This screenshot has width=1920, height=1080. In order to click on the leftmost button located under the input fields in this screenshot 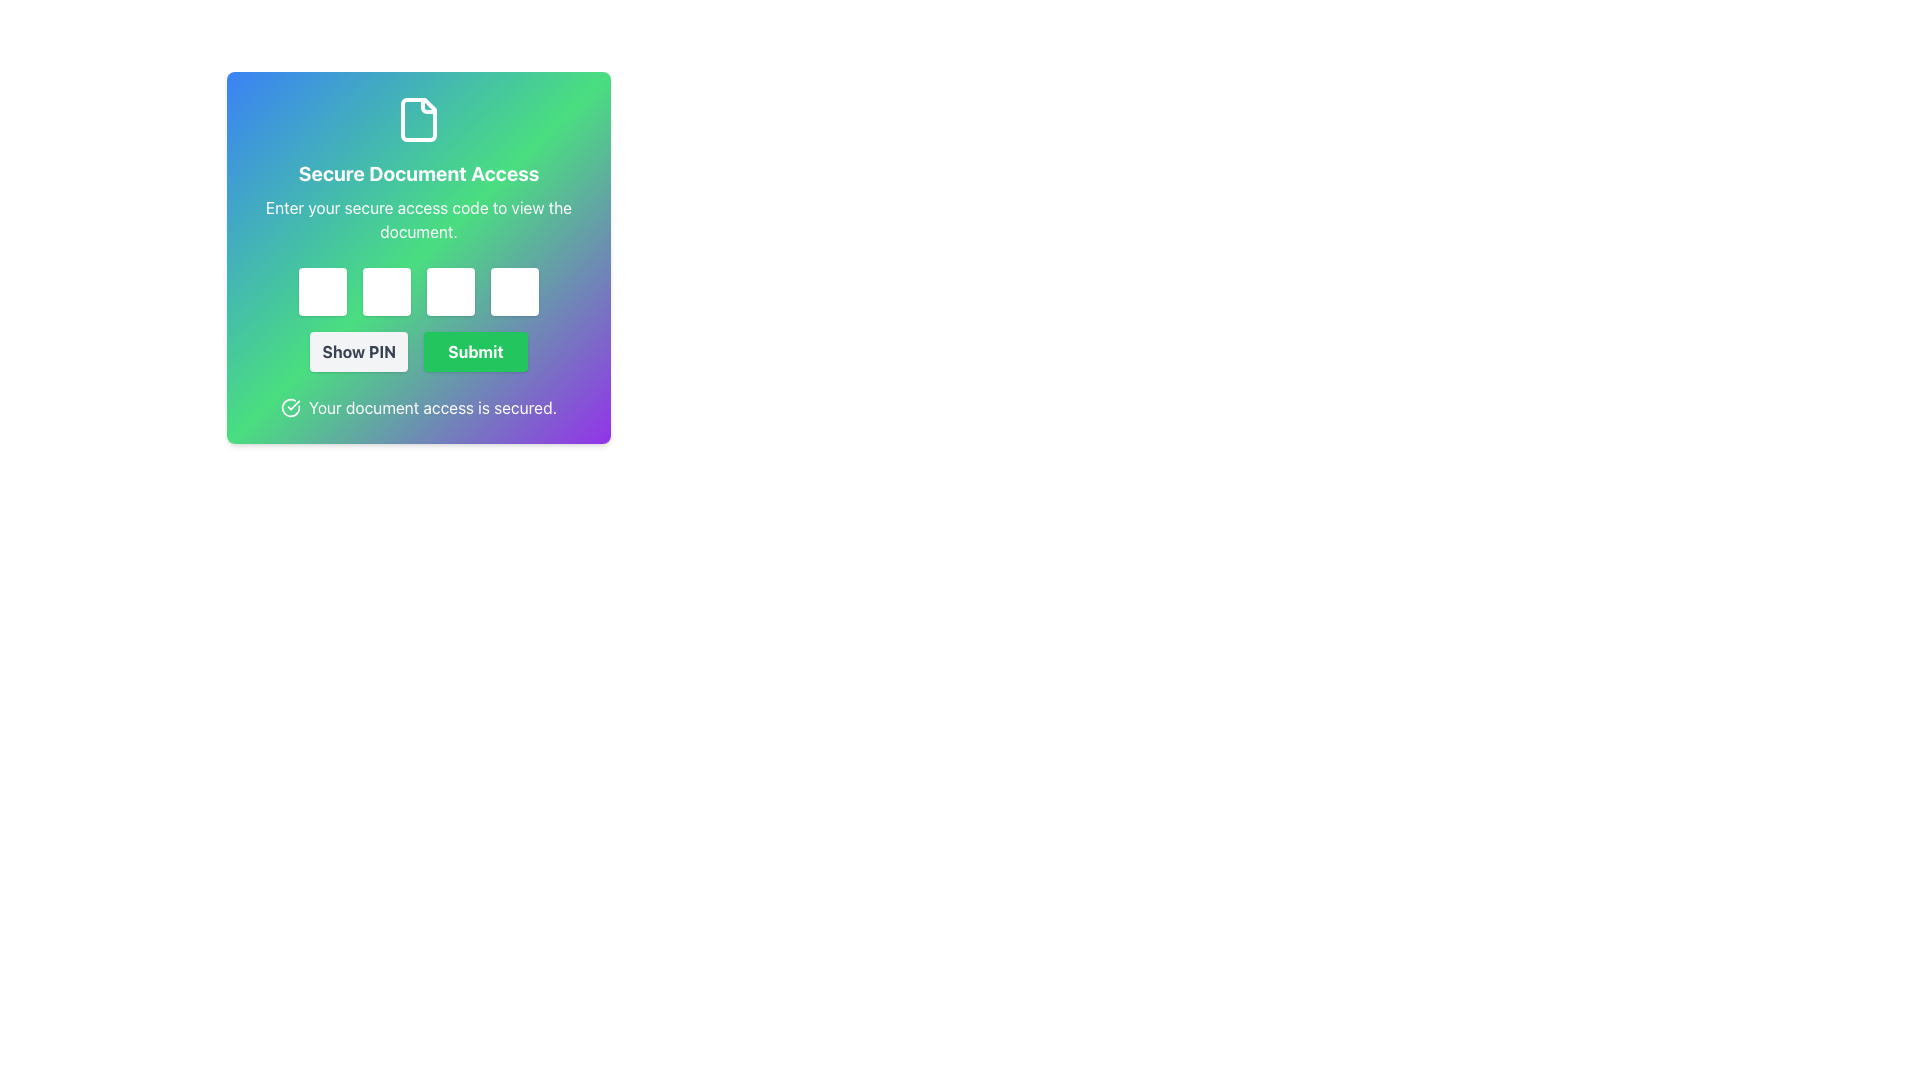, I will do `click(359, 350)`.